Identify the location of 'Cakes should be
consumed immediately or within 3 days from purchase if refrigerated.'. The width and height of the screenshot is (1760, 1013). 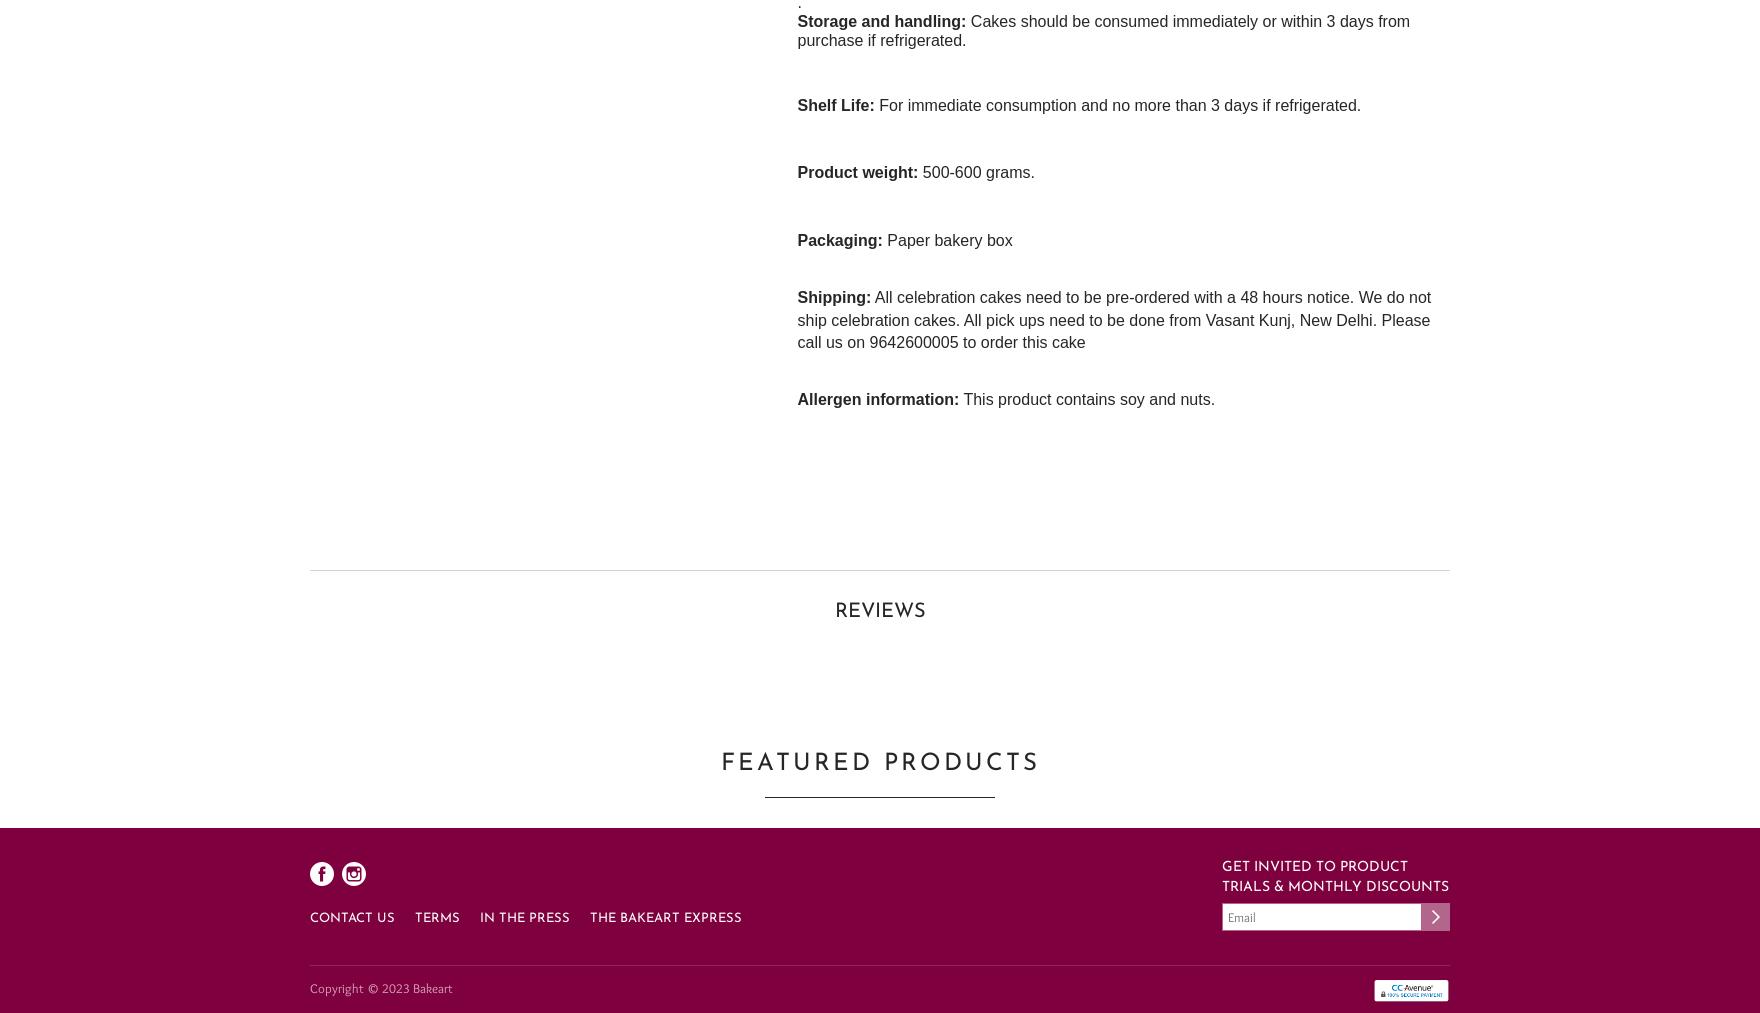
(1102, 28).